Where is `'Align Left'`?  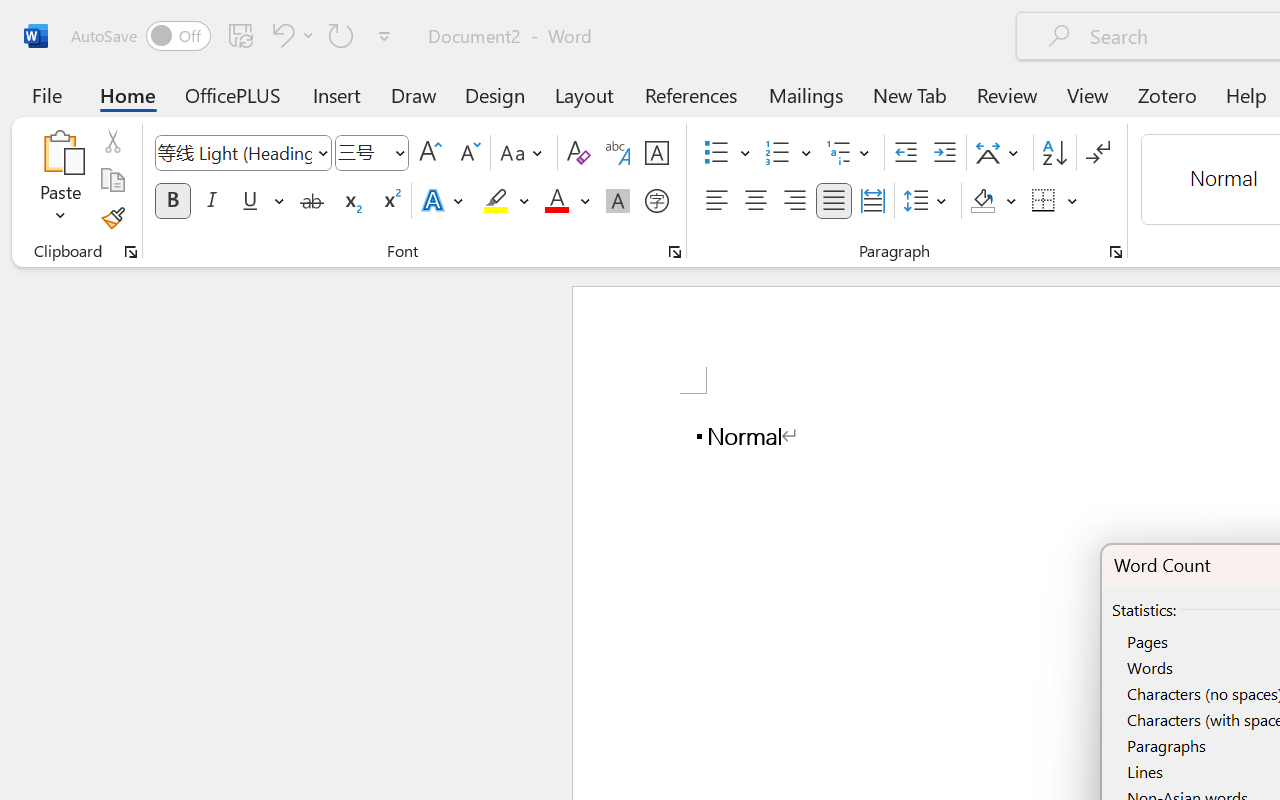 'Align Left' is located at coordinates (716, 201).